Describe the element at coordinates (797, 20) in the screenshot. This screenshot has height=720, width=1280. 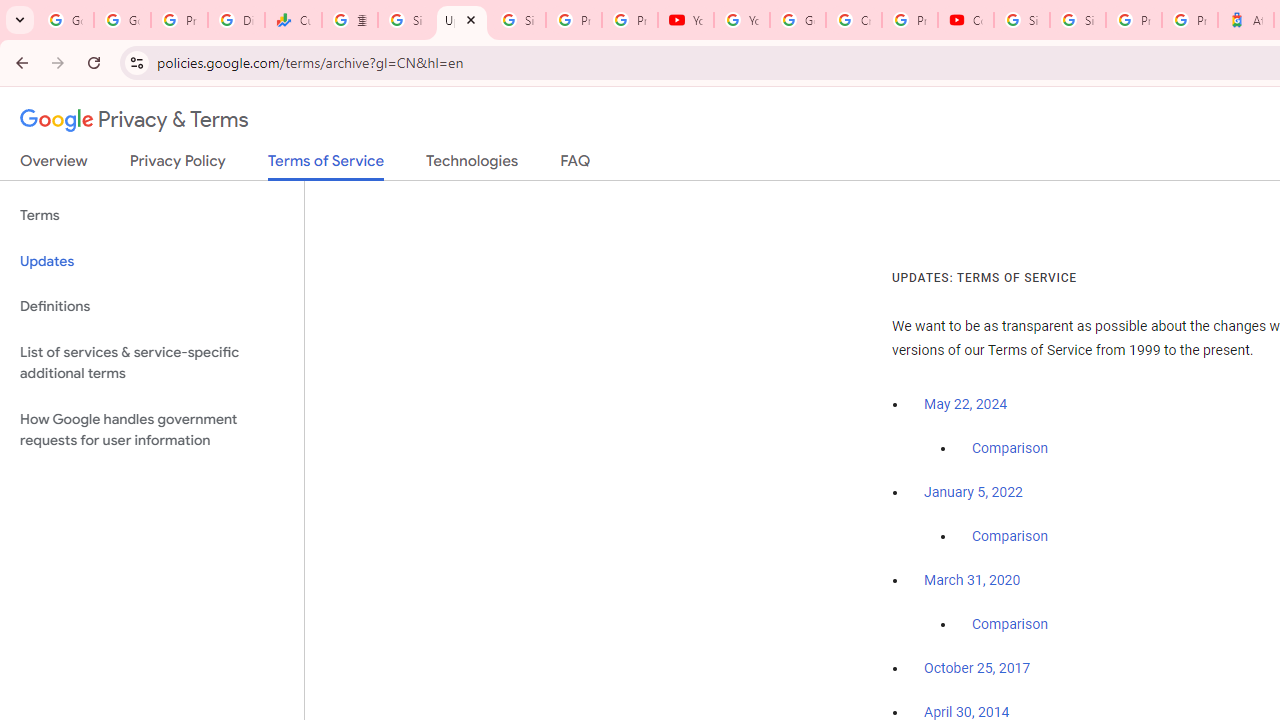
I see `'Google Account Help'` at that location.